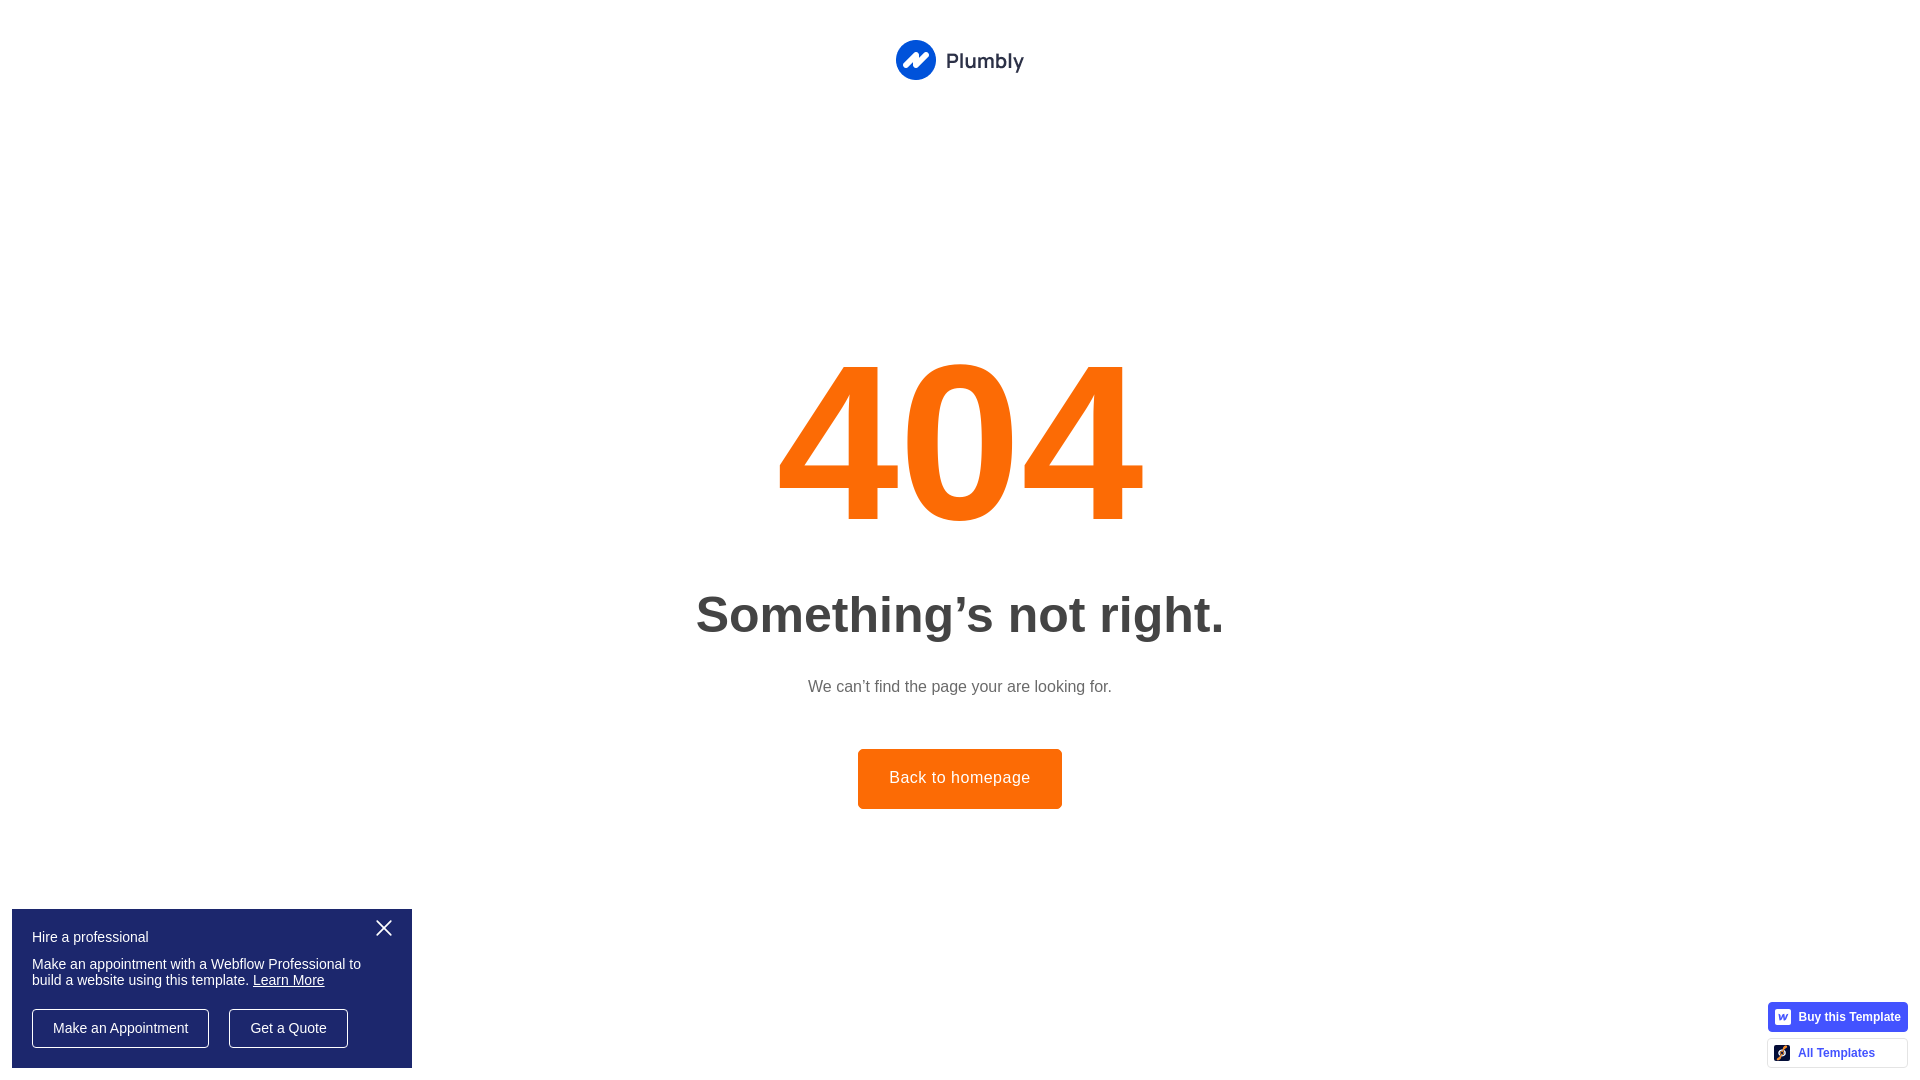 This screenshot has height=1080, width=1920. Describe the element at coordinates (287, 1028) in the screenshot. I see `'Get a Quote'` at that location.